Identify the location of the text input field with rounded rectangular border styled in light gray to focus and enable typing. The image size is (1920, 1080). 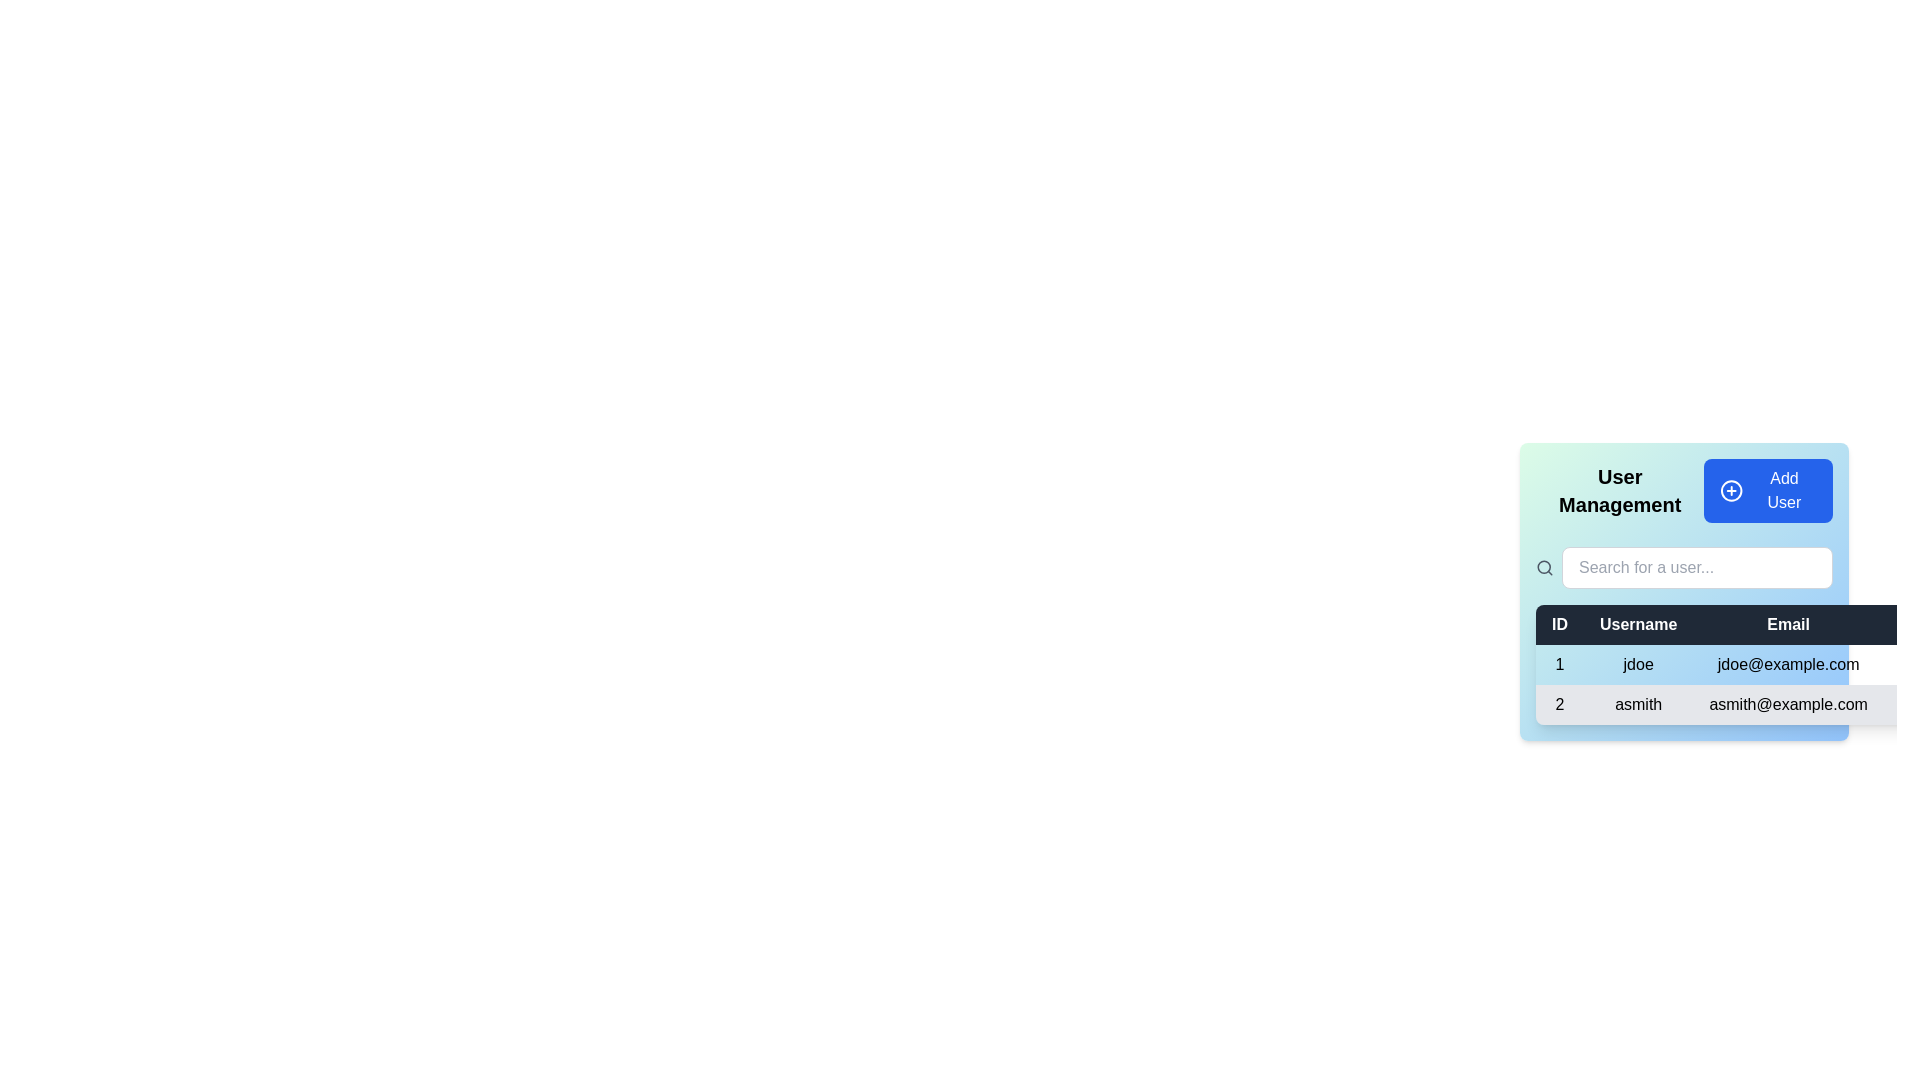
(1696, 567).